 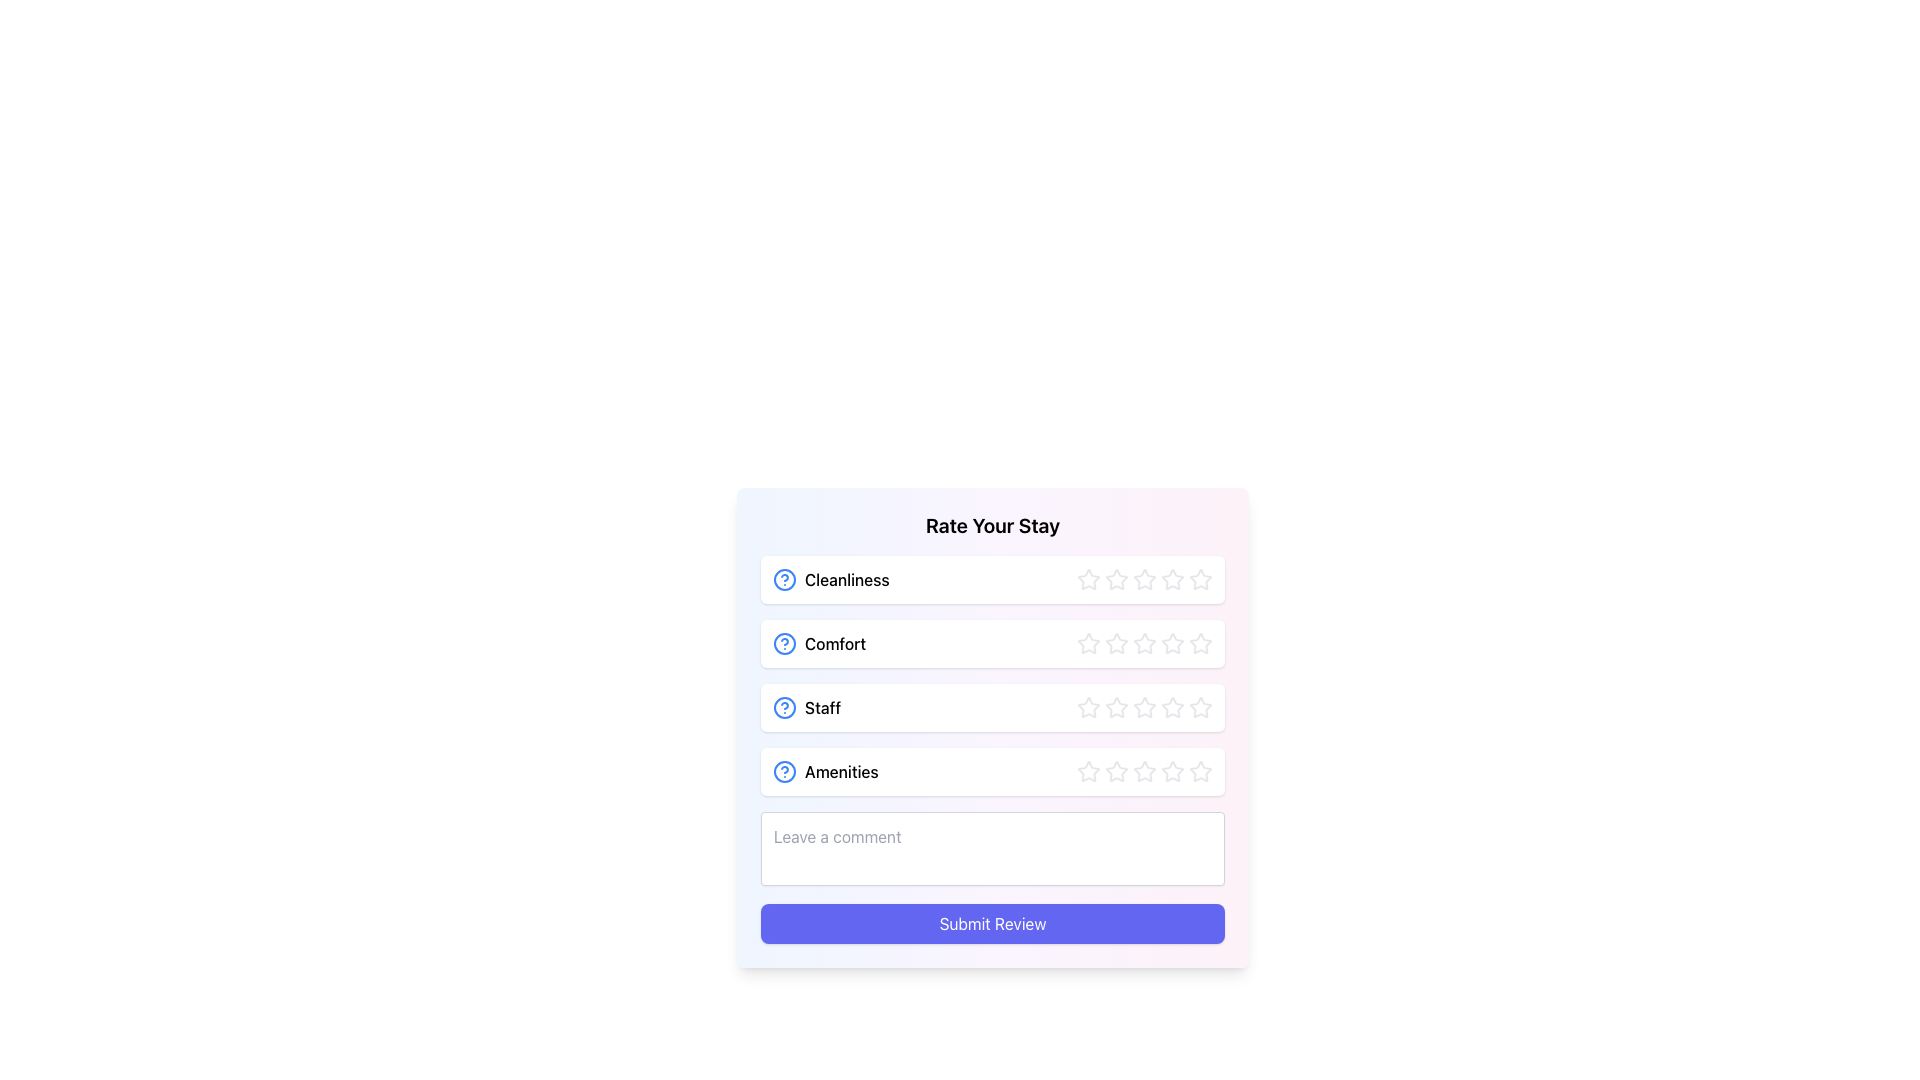 I want to click on the third star from the left in the 'Staff' row of the review form, so click(x=1115, y=705).